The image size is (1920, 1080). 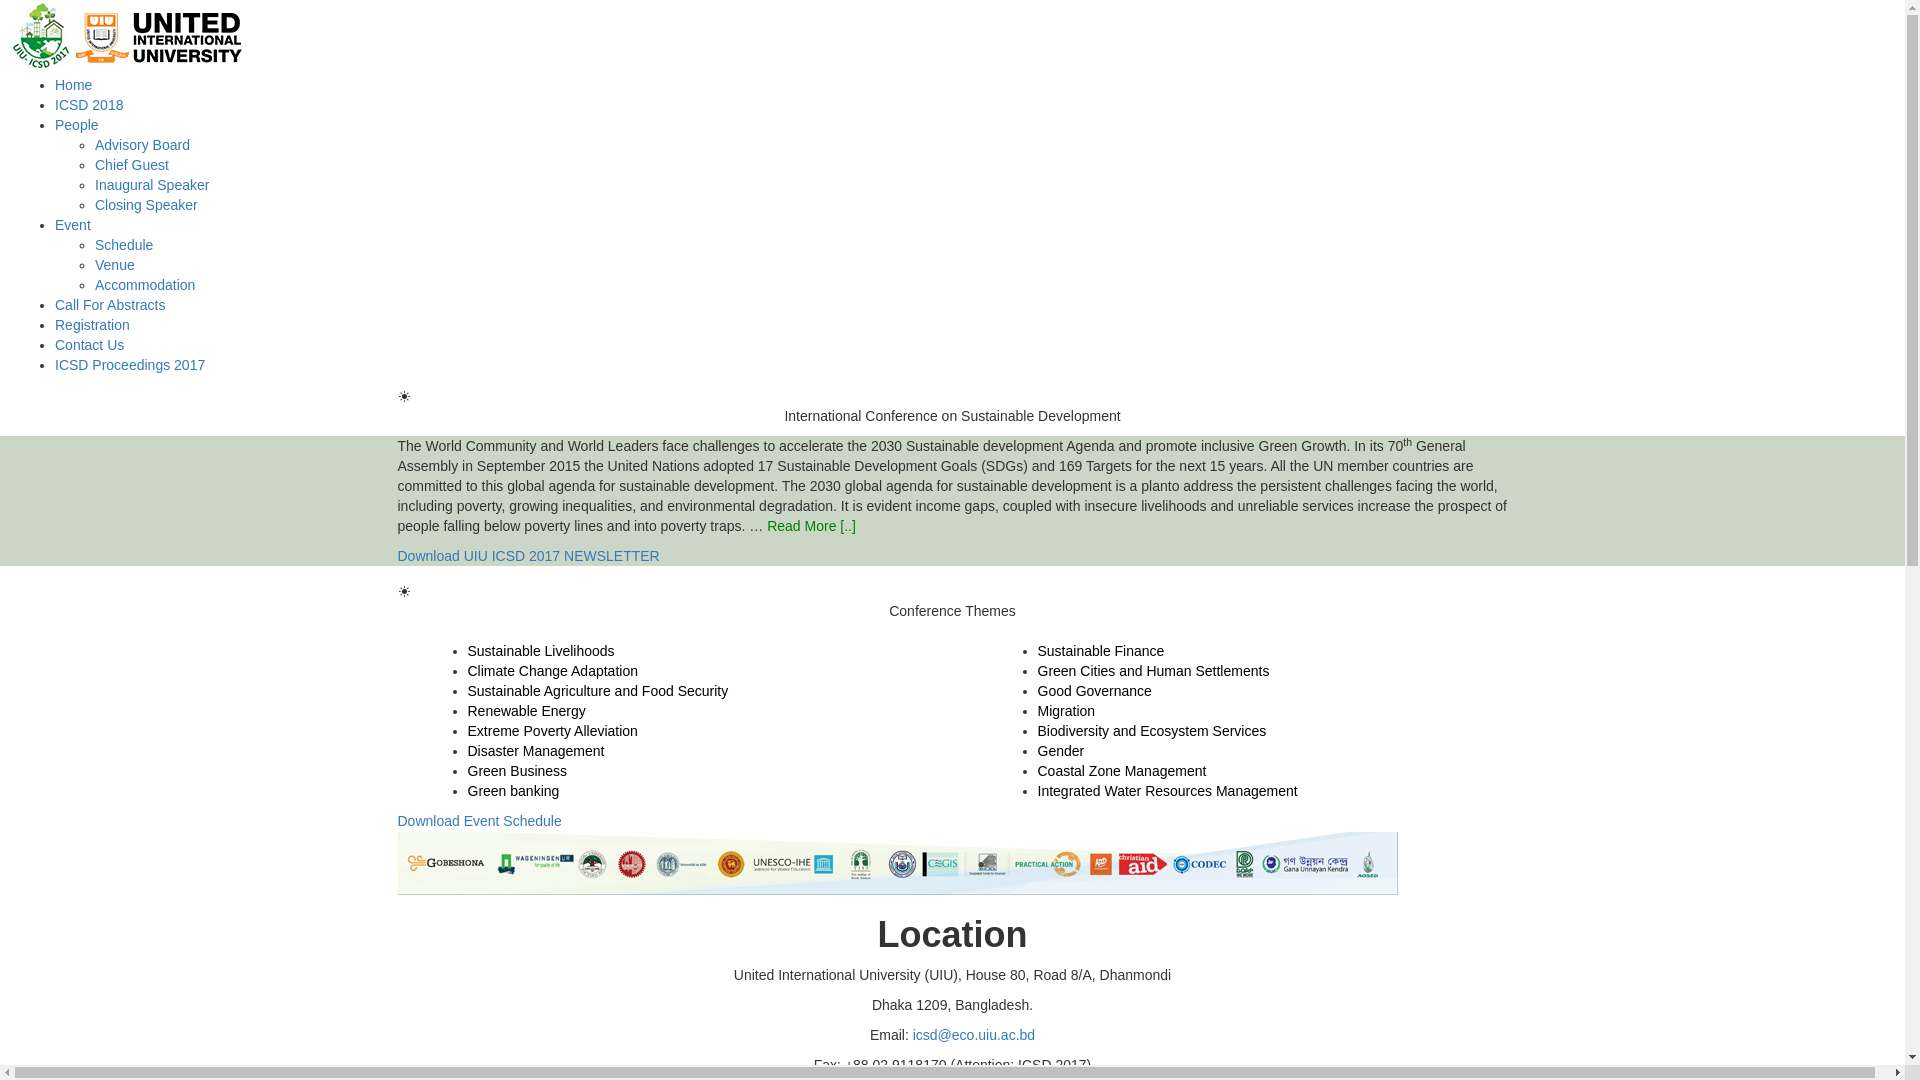 I want to click on 'Call For Abstracts', so click(x=109, y=304).